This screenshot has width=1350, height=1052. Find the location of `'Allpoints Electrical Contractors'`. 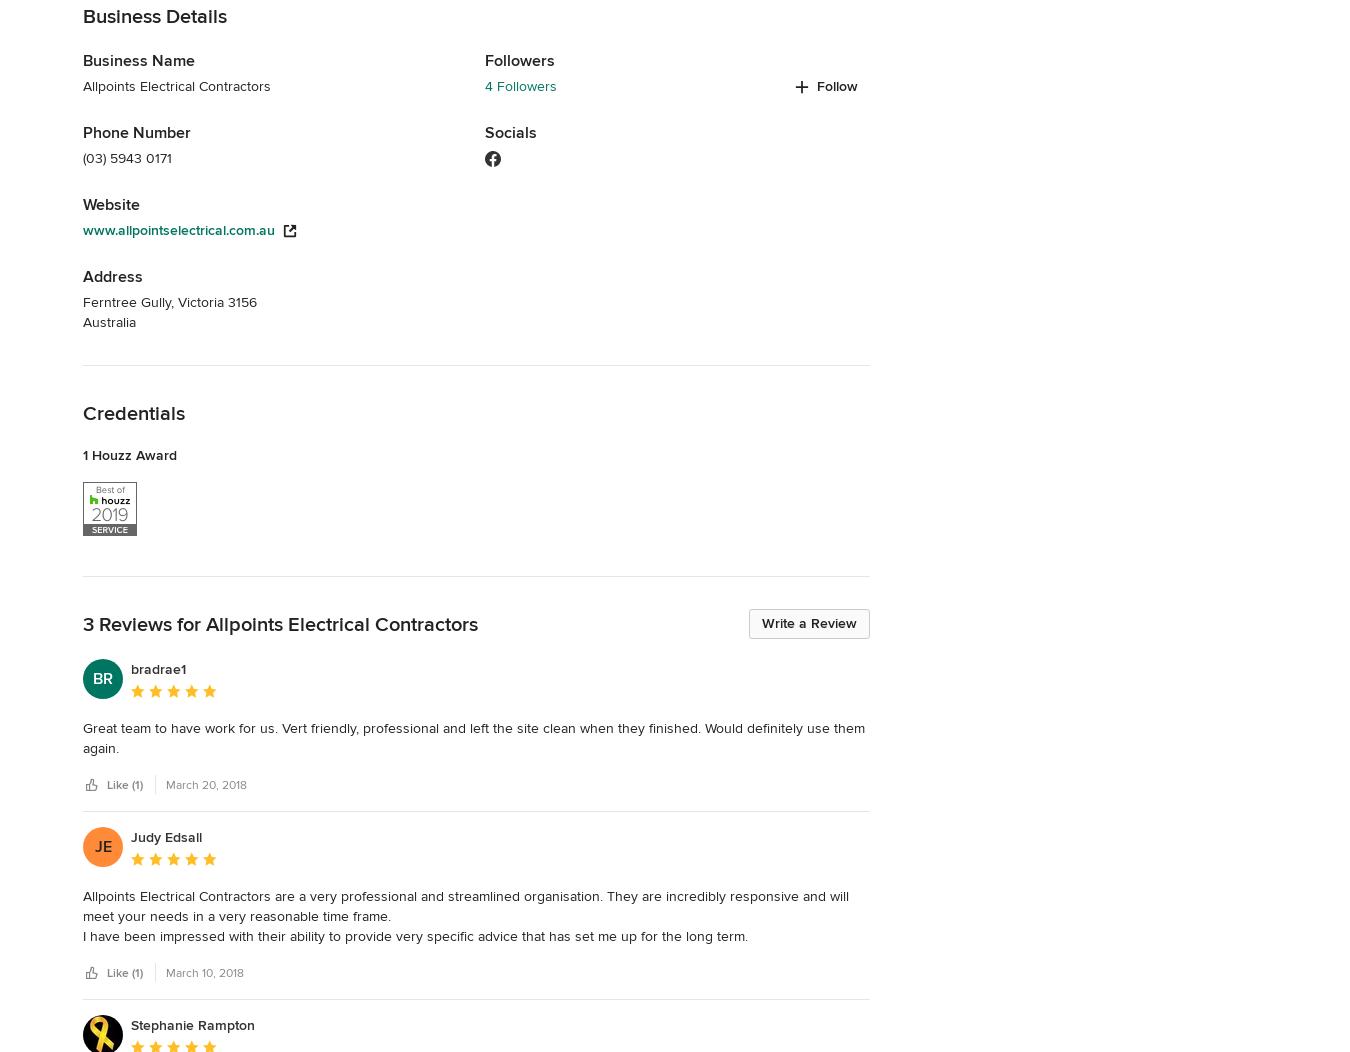

'Allpoints Electrical Contractors' is located at coordinates (176, 84).